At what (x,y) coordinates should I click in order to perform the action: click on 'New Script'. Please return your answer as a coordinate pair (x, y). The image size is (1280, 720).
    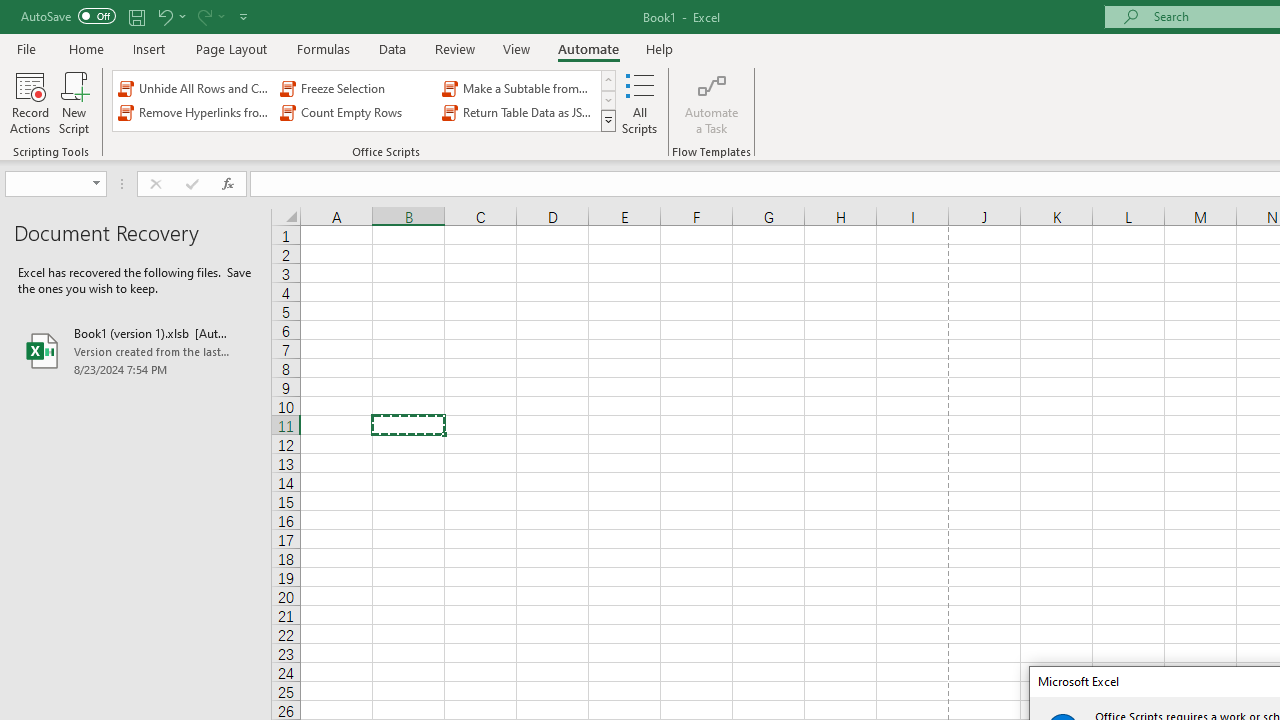
    Looking at the image, I should click on (73, 103).